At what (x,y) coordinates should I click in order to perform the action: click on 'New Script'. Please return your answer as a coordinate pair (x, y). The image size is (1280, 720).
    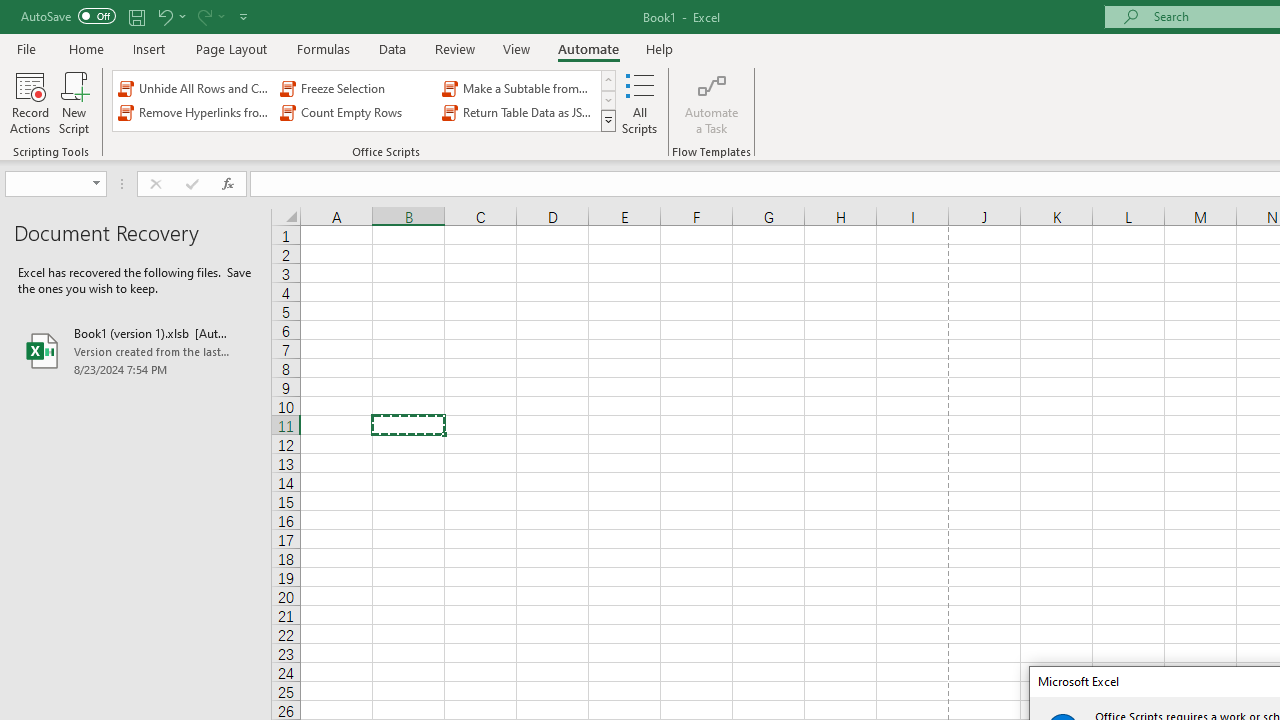
    Looking at the image, I should click on (73, 103).